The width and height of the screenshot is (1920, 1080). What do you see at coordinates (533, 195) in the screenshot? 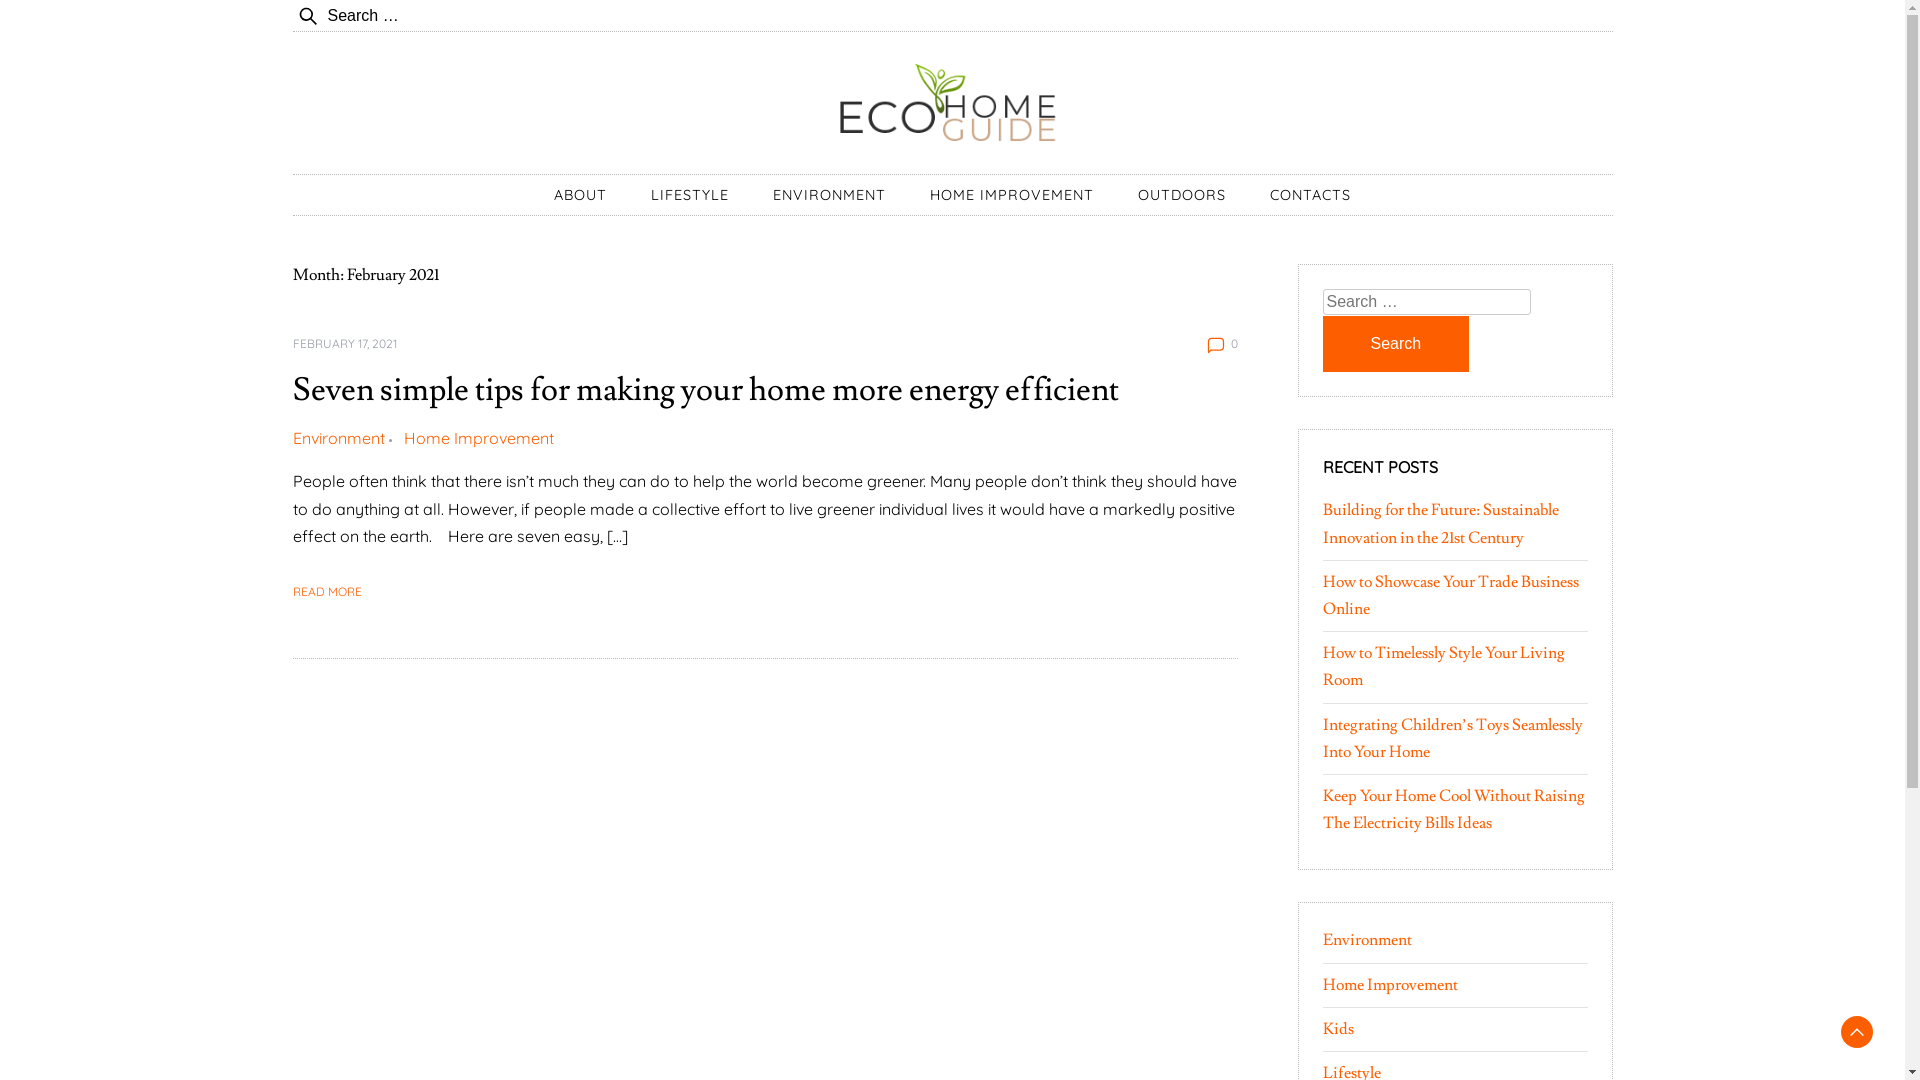
I see `'ABOUT'` at bounding box center [533, 195].